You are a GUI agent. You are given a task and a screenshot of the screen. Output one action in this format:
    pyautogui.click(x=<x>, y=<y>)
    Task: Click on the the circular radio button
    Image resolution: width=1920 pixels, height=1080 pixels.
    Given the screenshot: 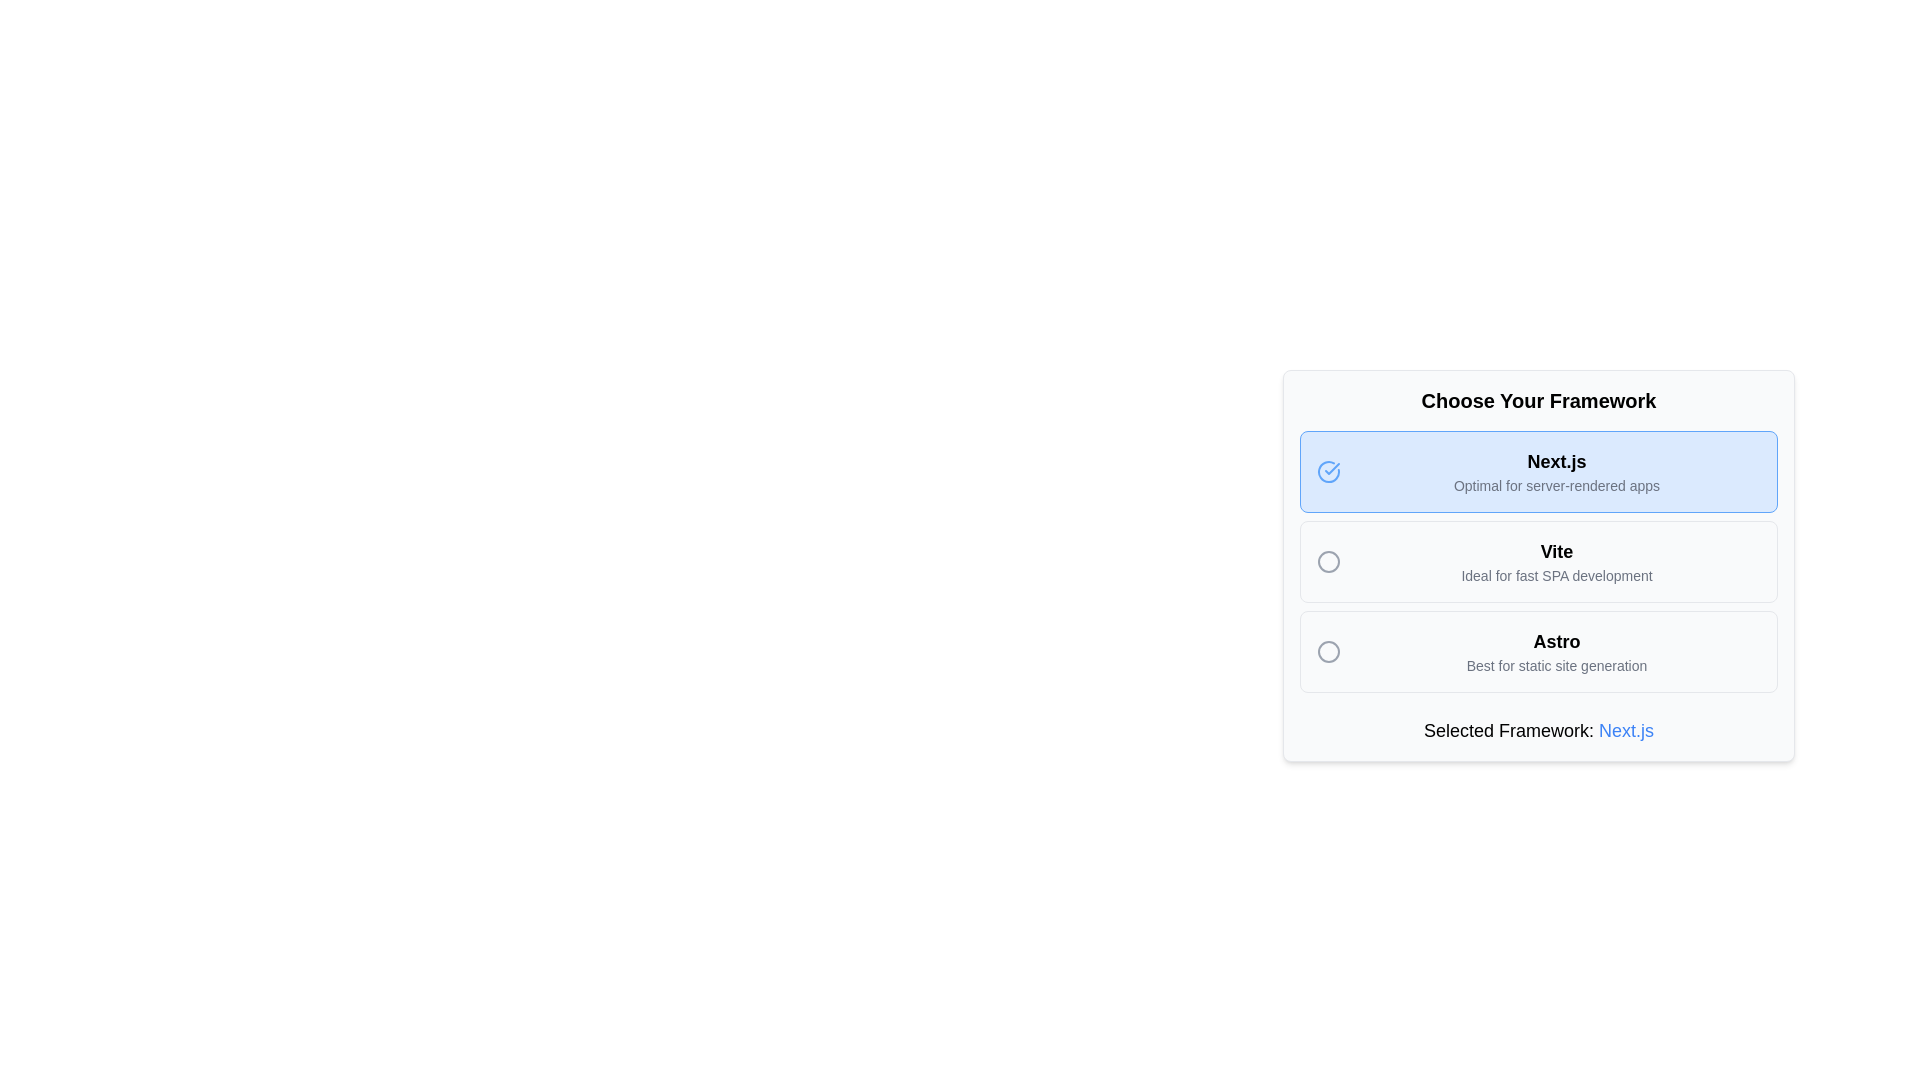 What is the action you would take?
    pyautogui.click(x=1538, y=570)
    